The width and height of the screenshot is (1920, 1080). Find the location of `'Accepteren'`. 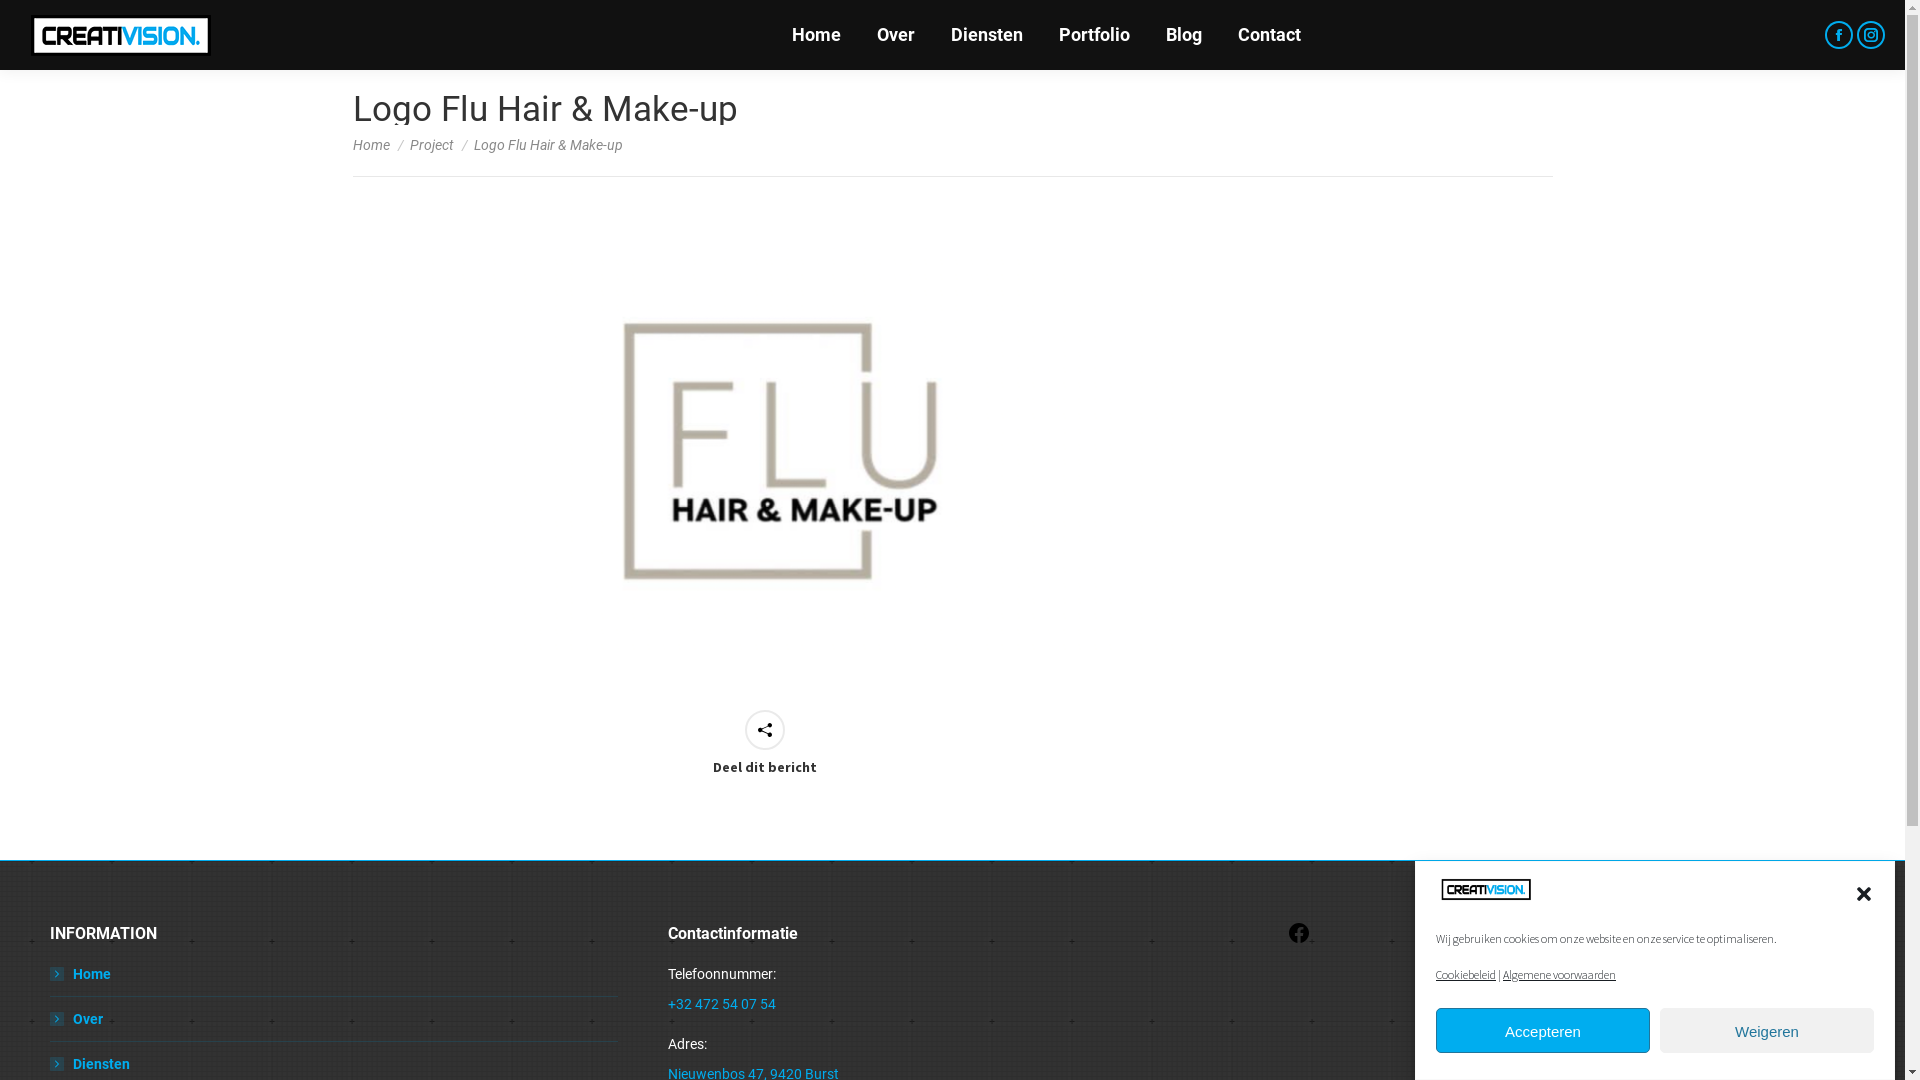

'Accepteren' is located at coordinates (1541, 1031).